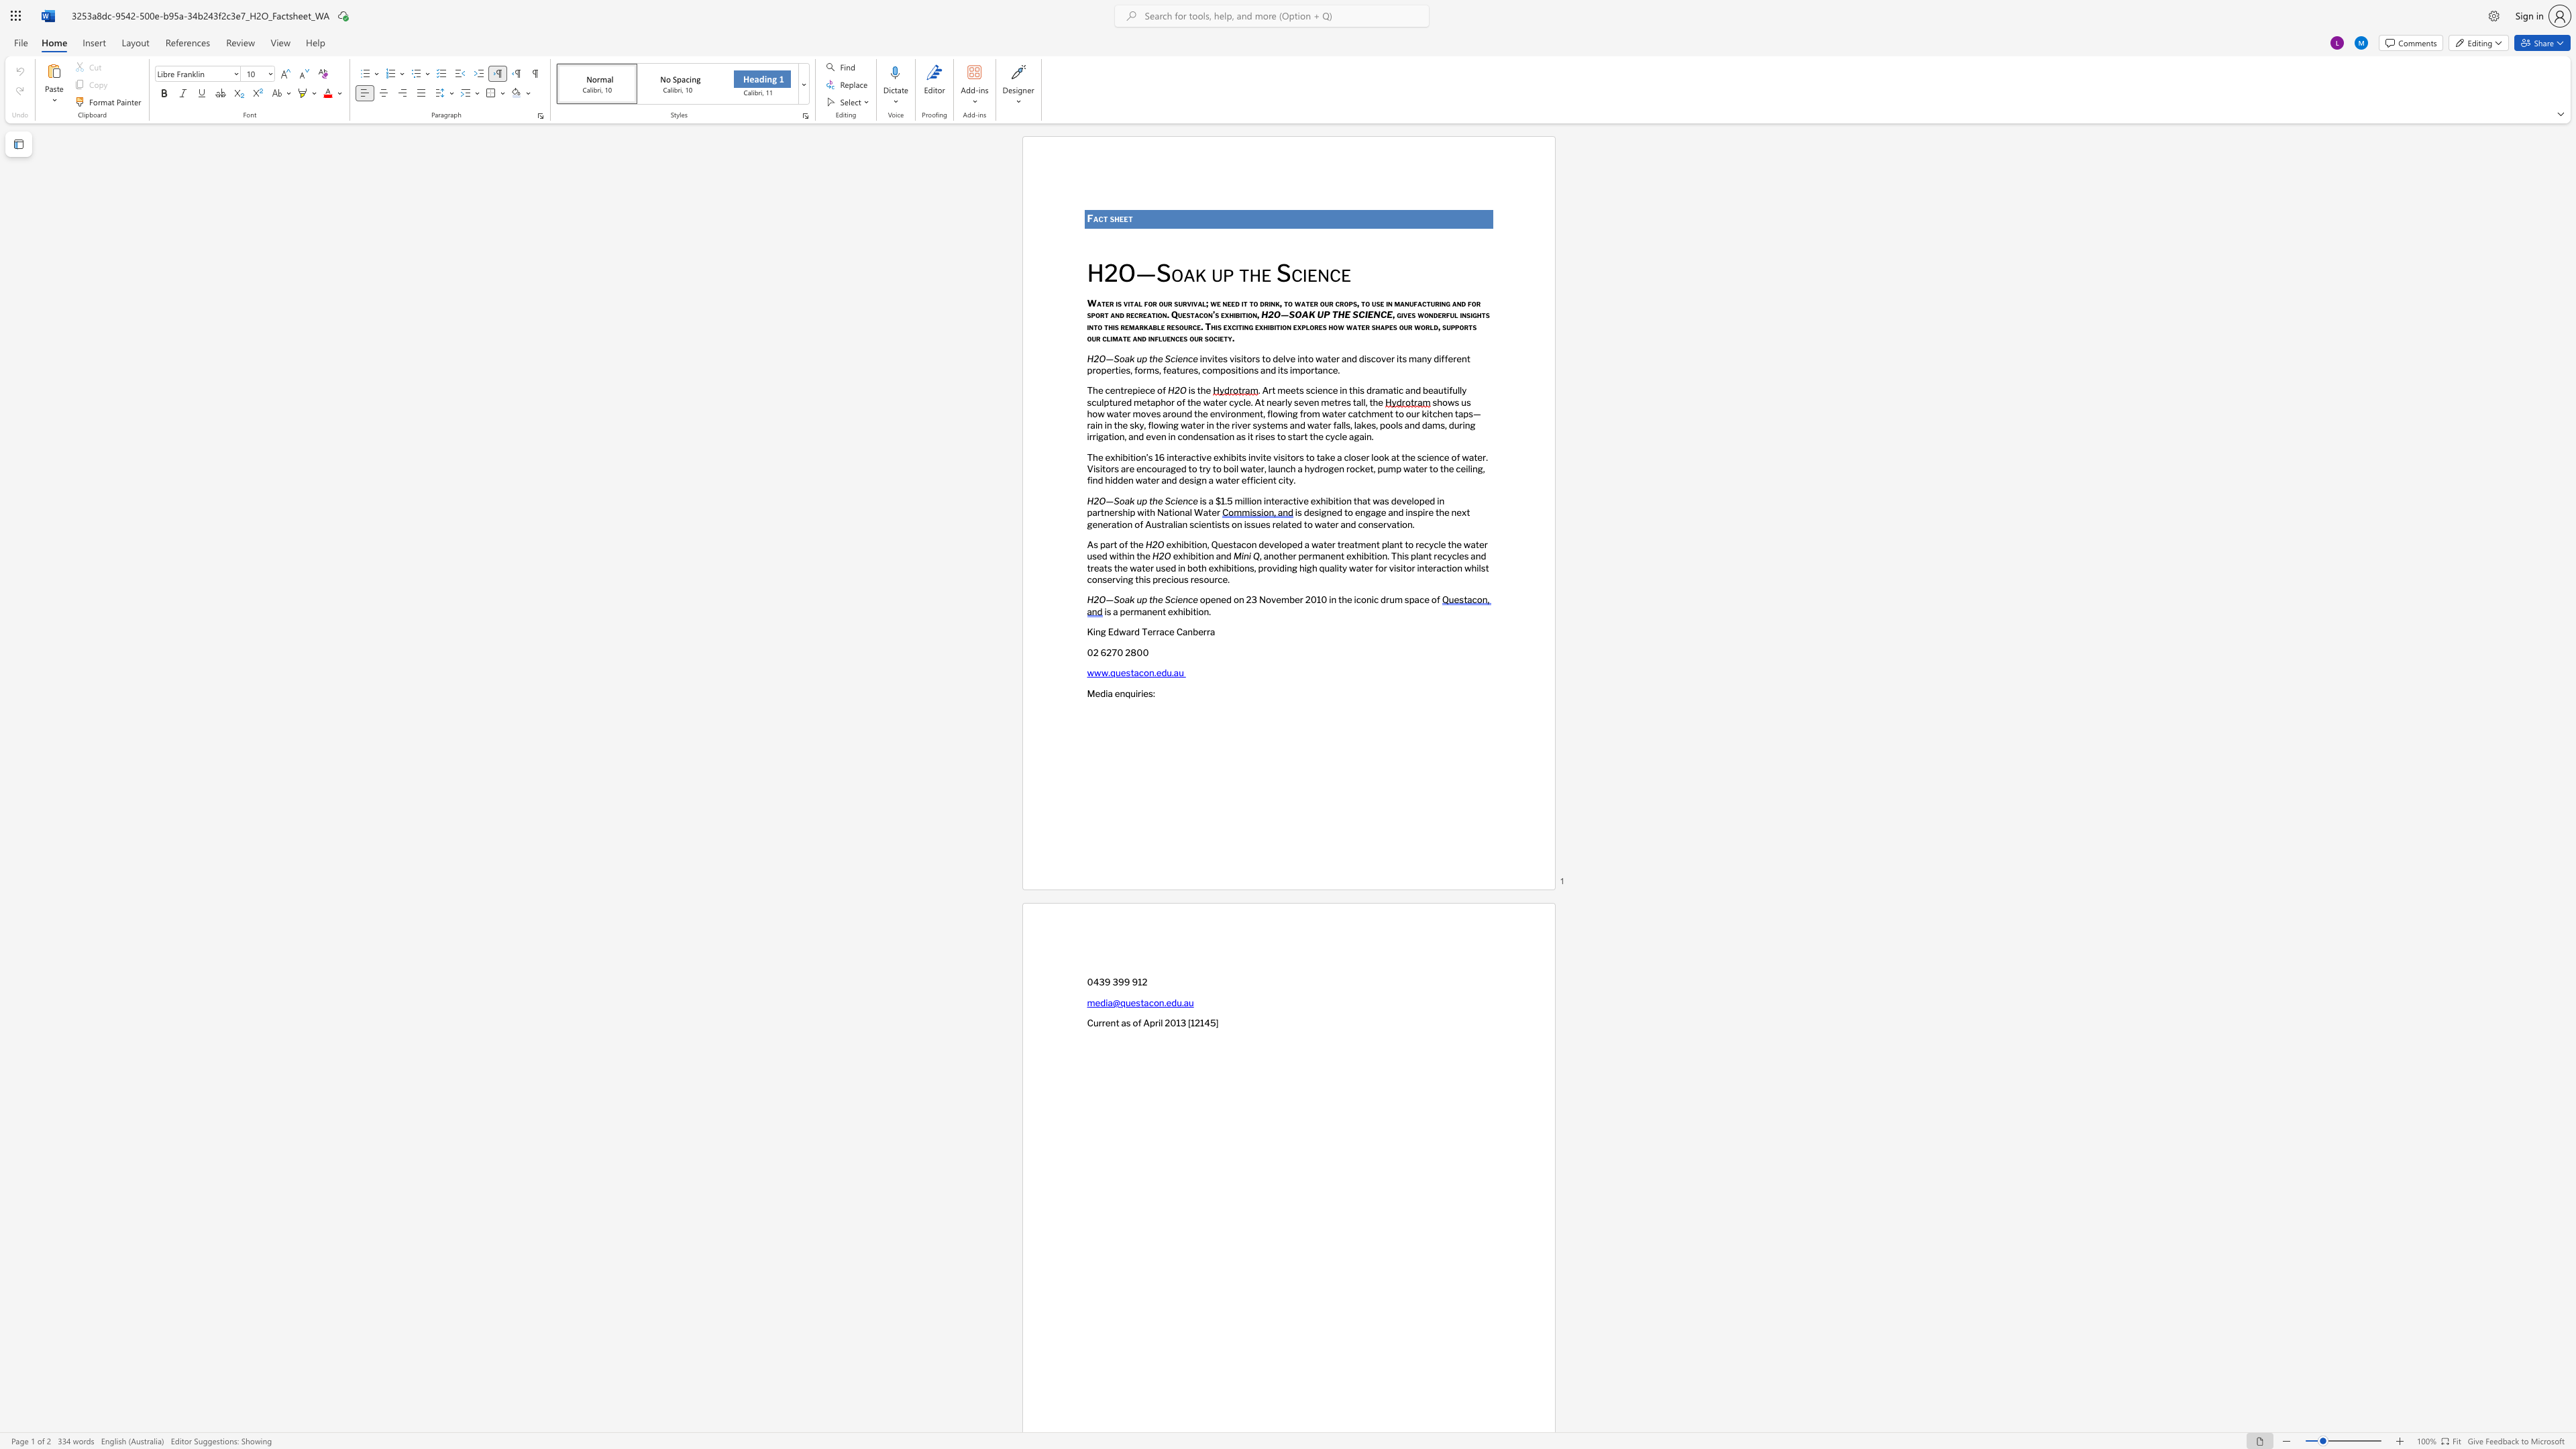 Image resolution: width=2576 pixels, height=1449 pixels. Describe the element at coordinates (1099, 500) in the screenshot. I see `the space between the continuous character "2" and "O" in the text` at that location.